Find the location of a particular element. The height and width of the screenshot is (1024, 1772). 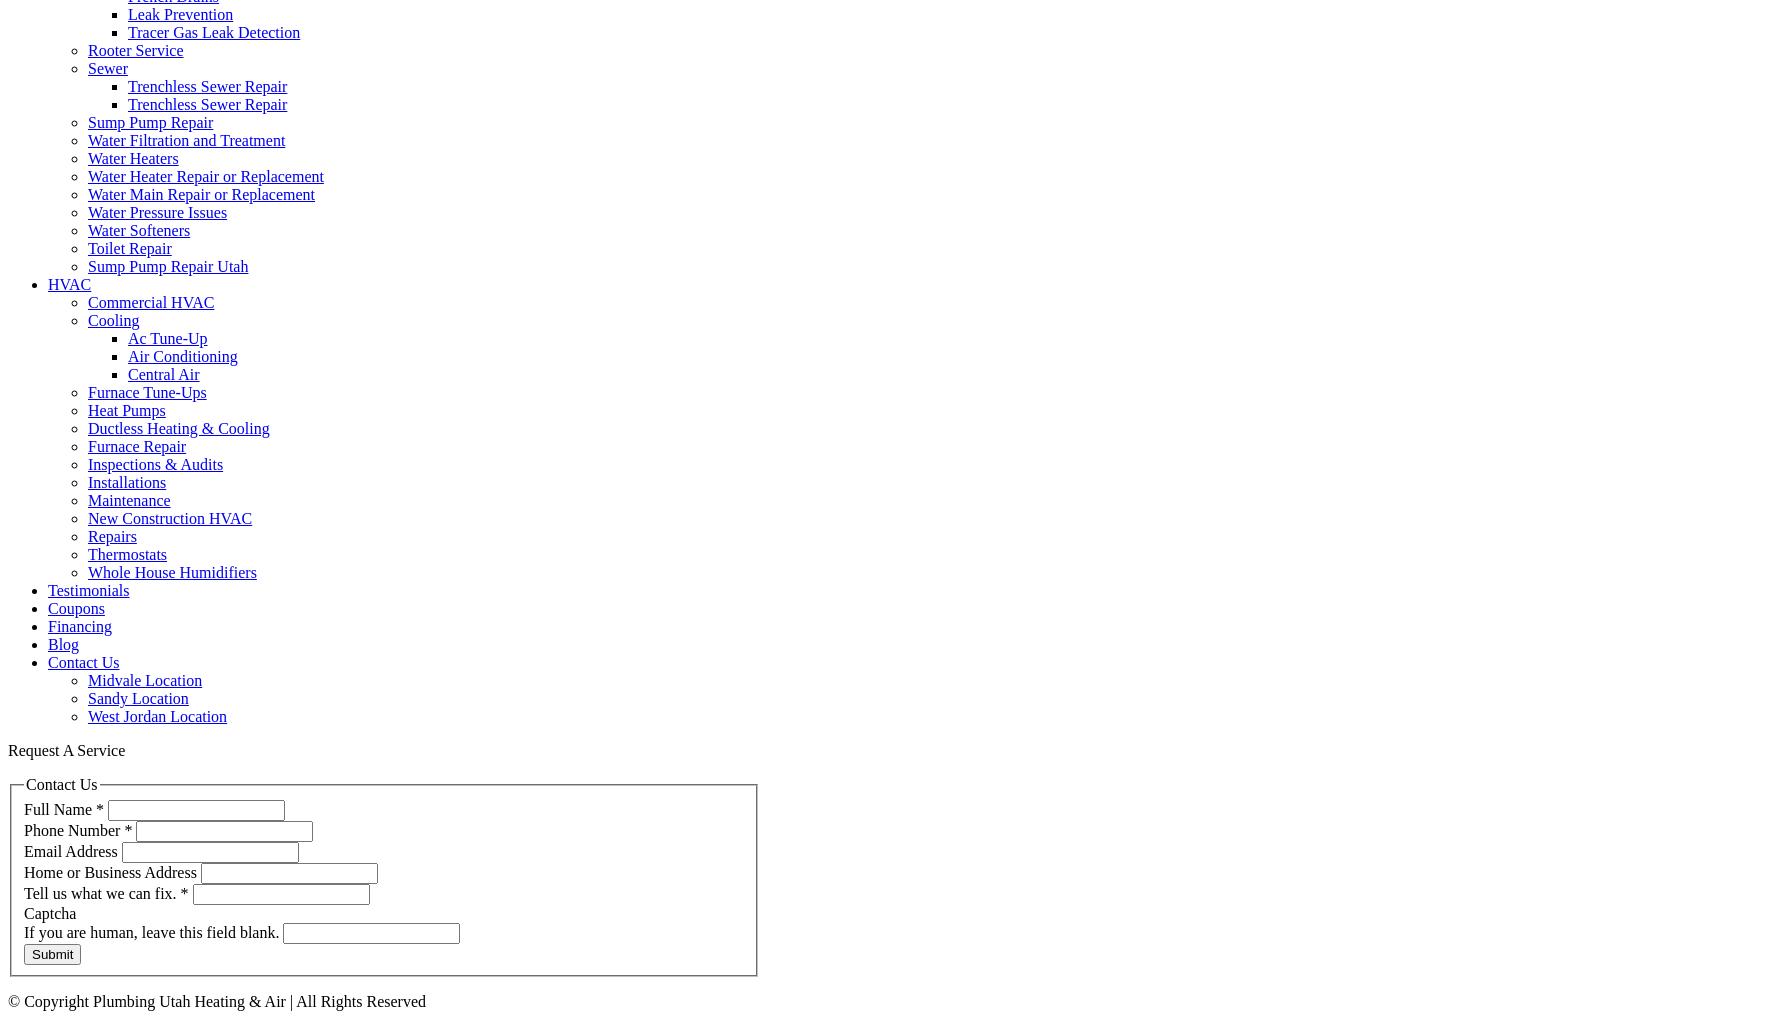

'Furnace Tune-Ups' is located at coordinates (147, 391).